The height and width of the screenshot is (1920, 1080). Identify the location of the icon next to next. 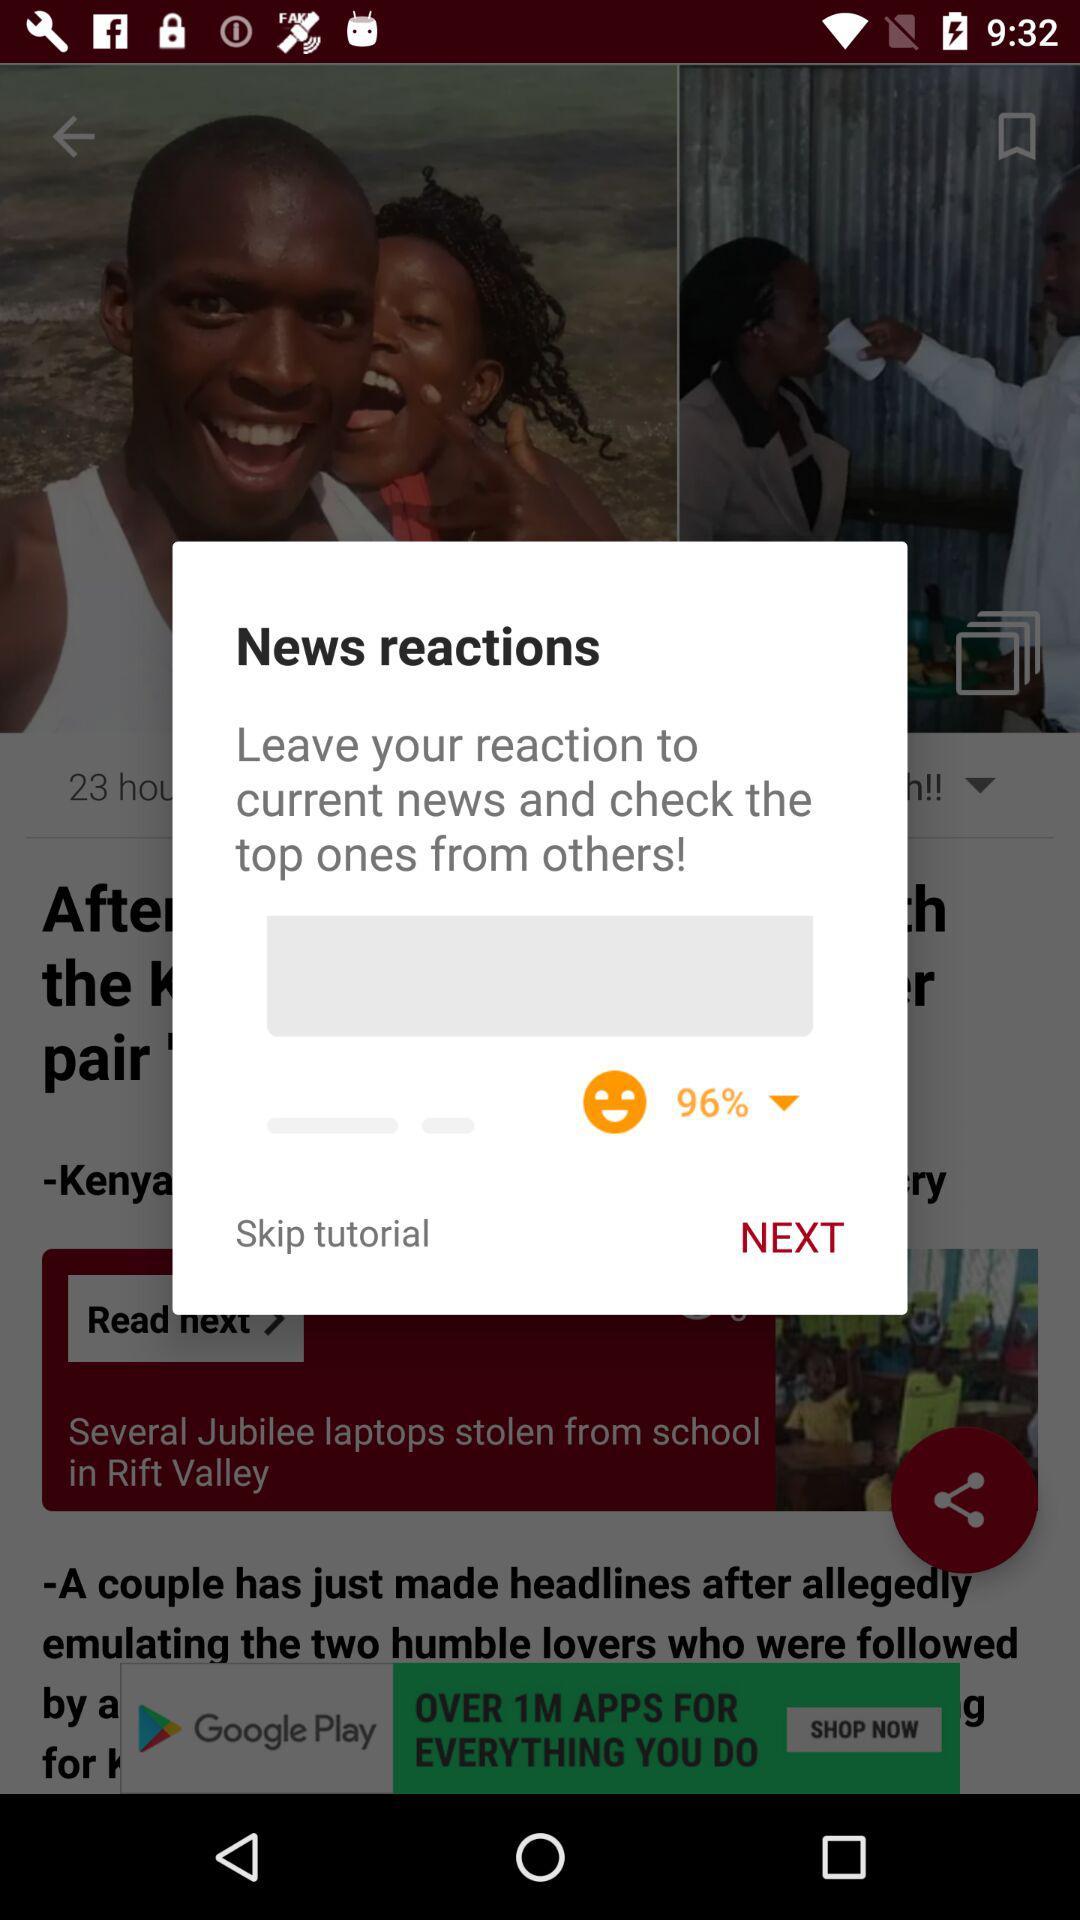
(331, 1231).